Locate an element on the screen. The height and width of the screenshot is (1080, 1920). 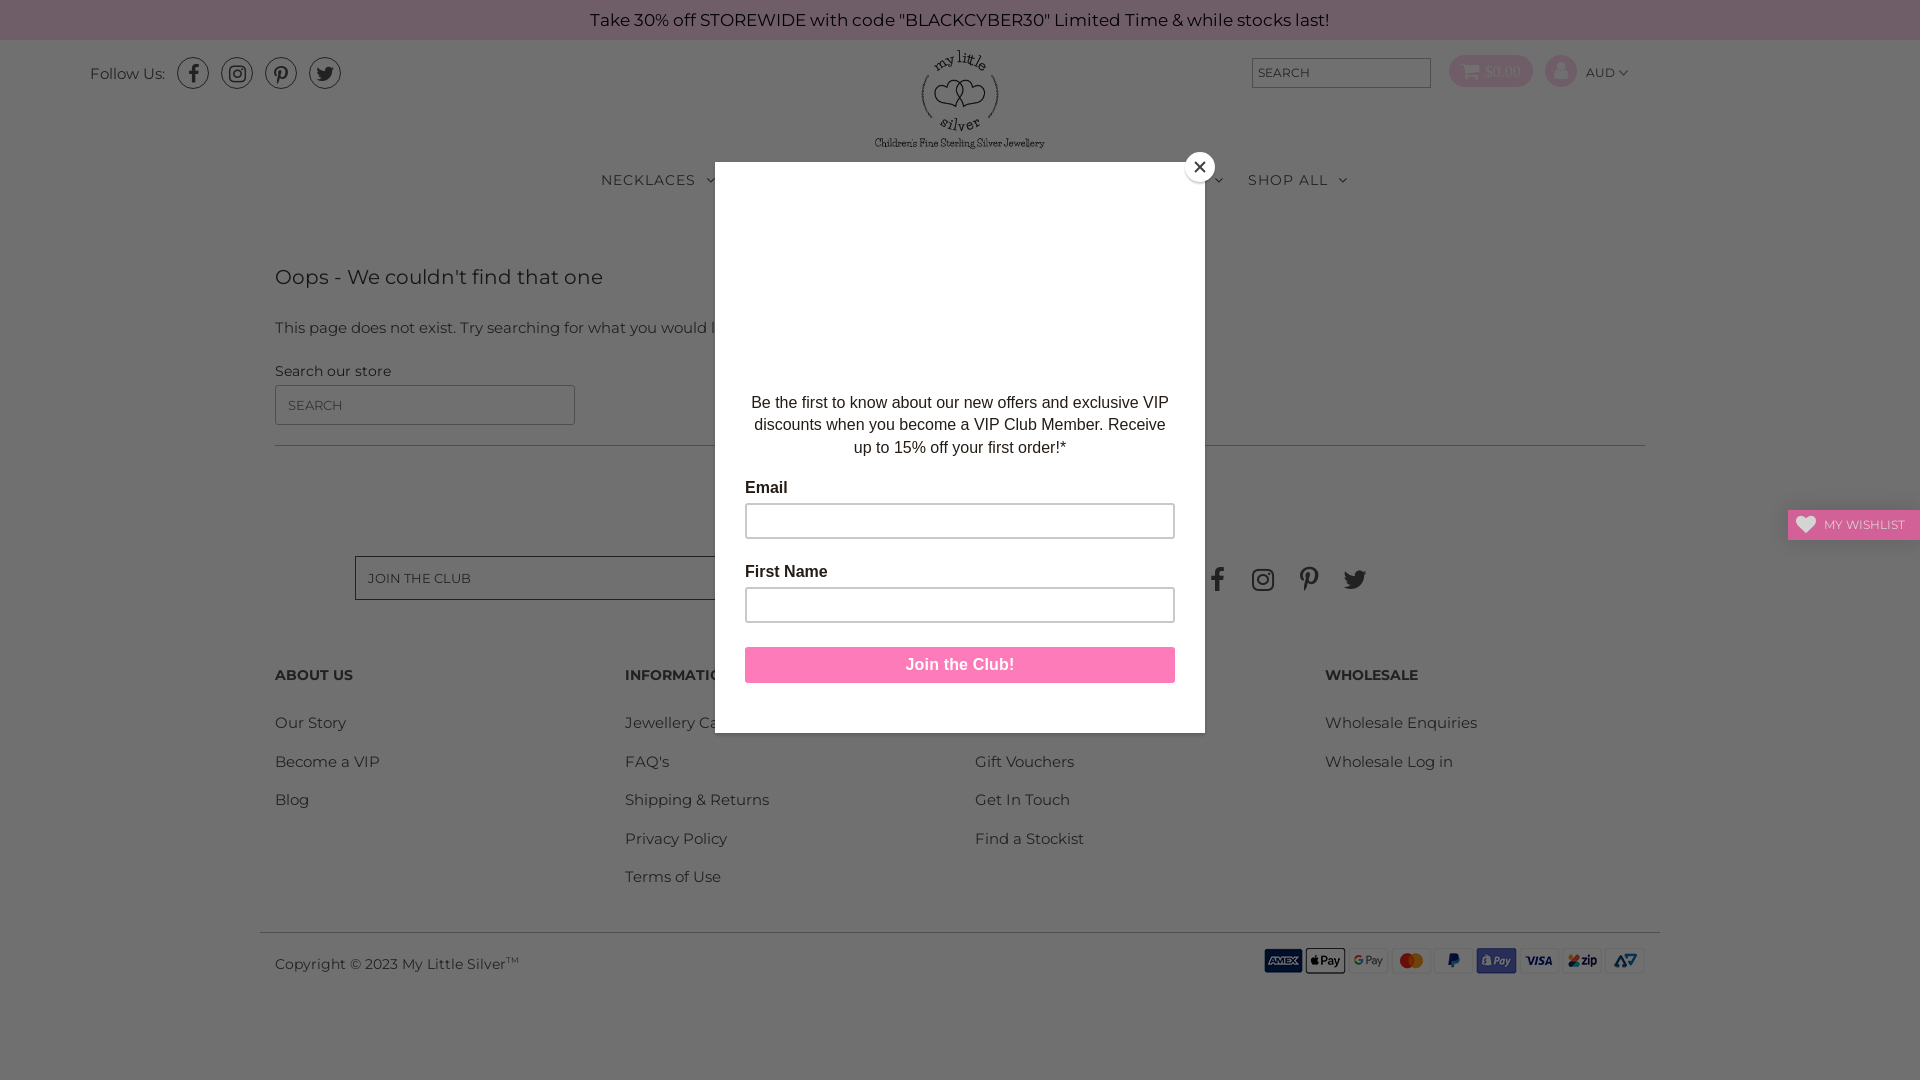
'PENDANTS' is located at coordinates (1170, 180).